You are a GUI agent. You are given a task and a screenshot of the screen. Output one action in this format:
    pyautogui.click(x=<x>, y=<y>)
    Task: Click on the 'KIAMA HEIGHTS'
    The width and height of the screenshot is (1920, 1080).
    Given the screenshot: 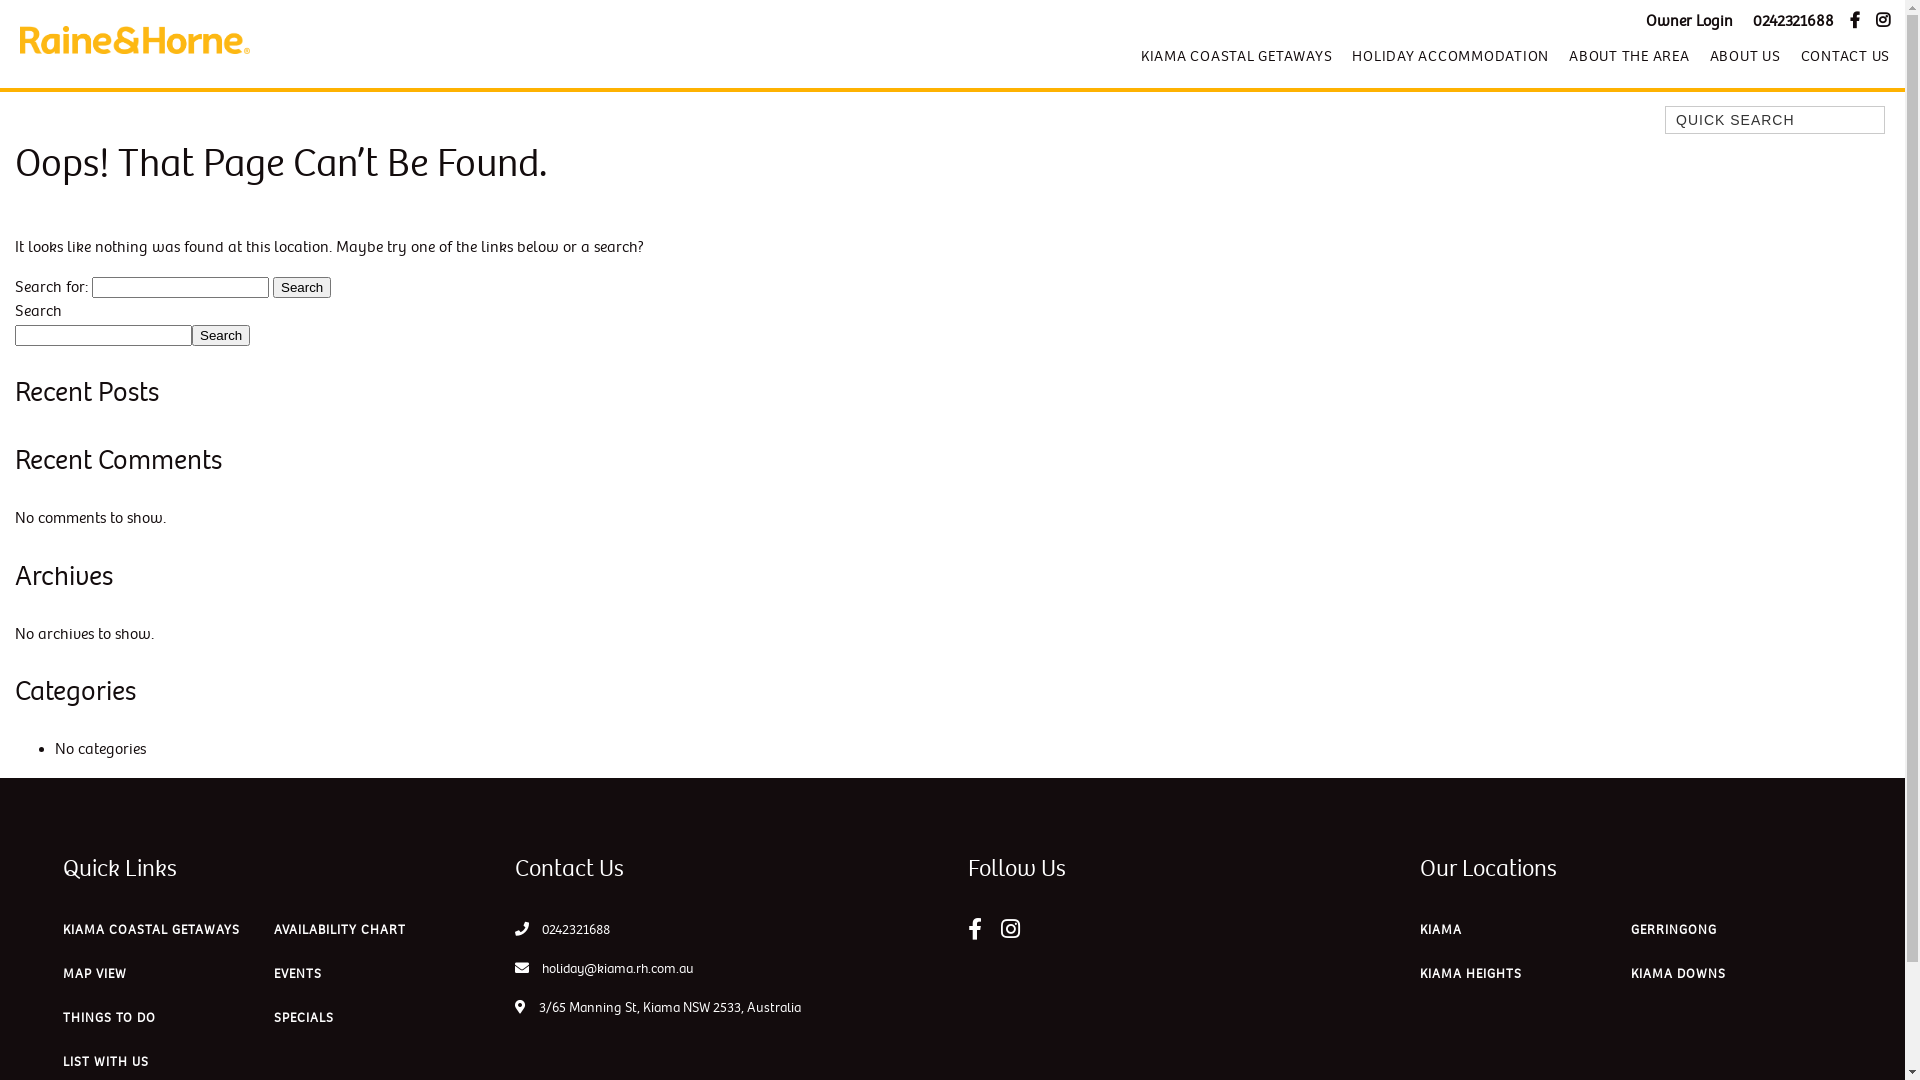 What is the action you would take?
    pyautogui.click(x=1470, y=978)
    